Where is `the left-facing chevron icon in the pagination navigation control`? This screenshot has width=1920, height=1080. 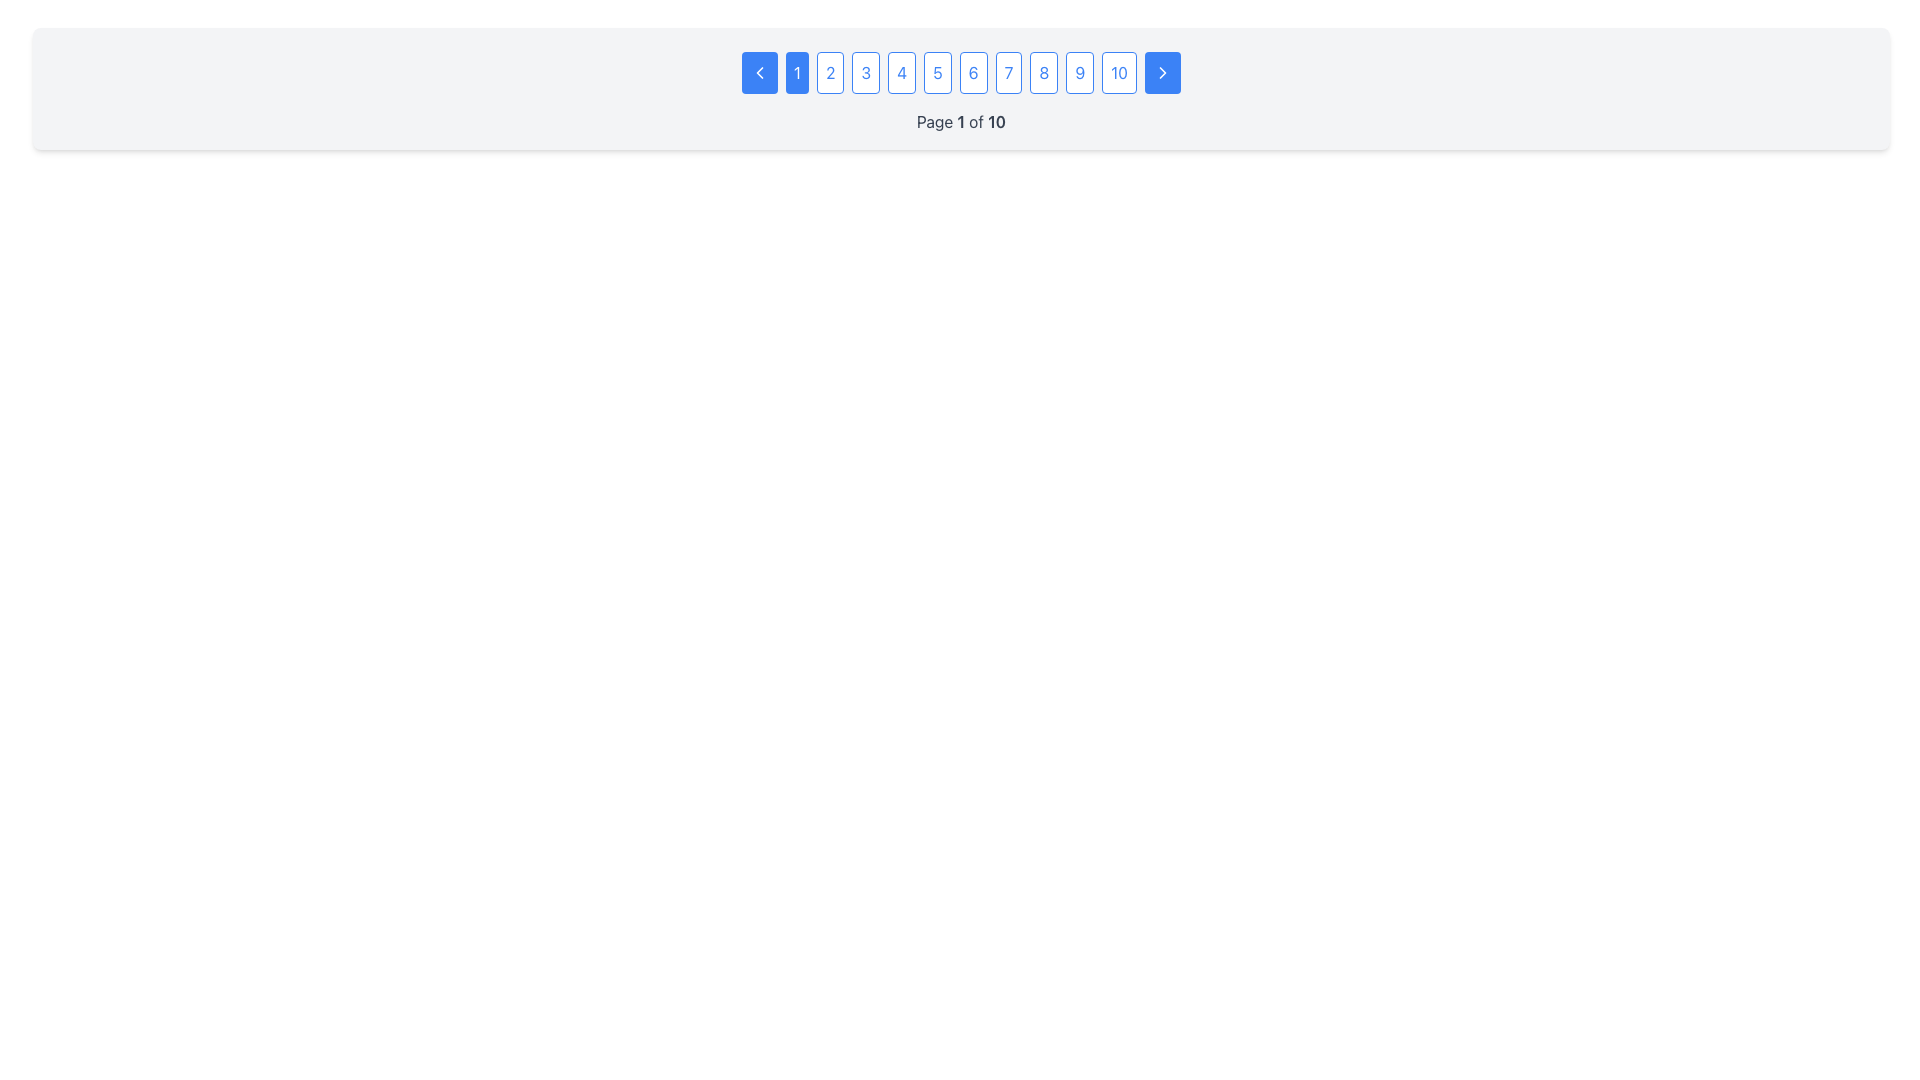
the left-facing chevron icon in the pagination navigation control is located at coordinates (758, 72).